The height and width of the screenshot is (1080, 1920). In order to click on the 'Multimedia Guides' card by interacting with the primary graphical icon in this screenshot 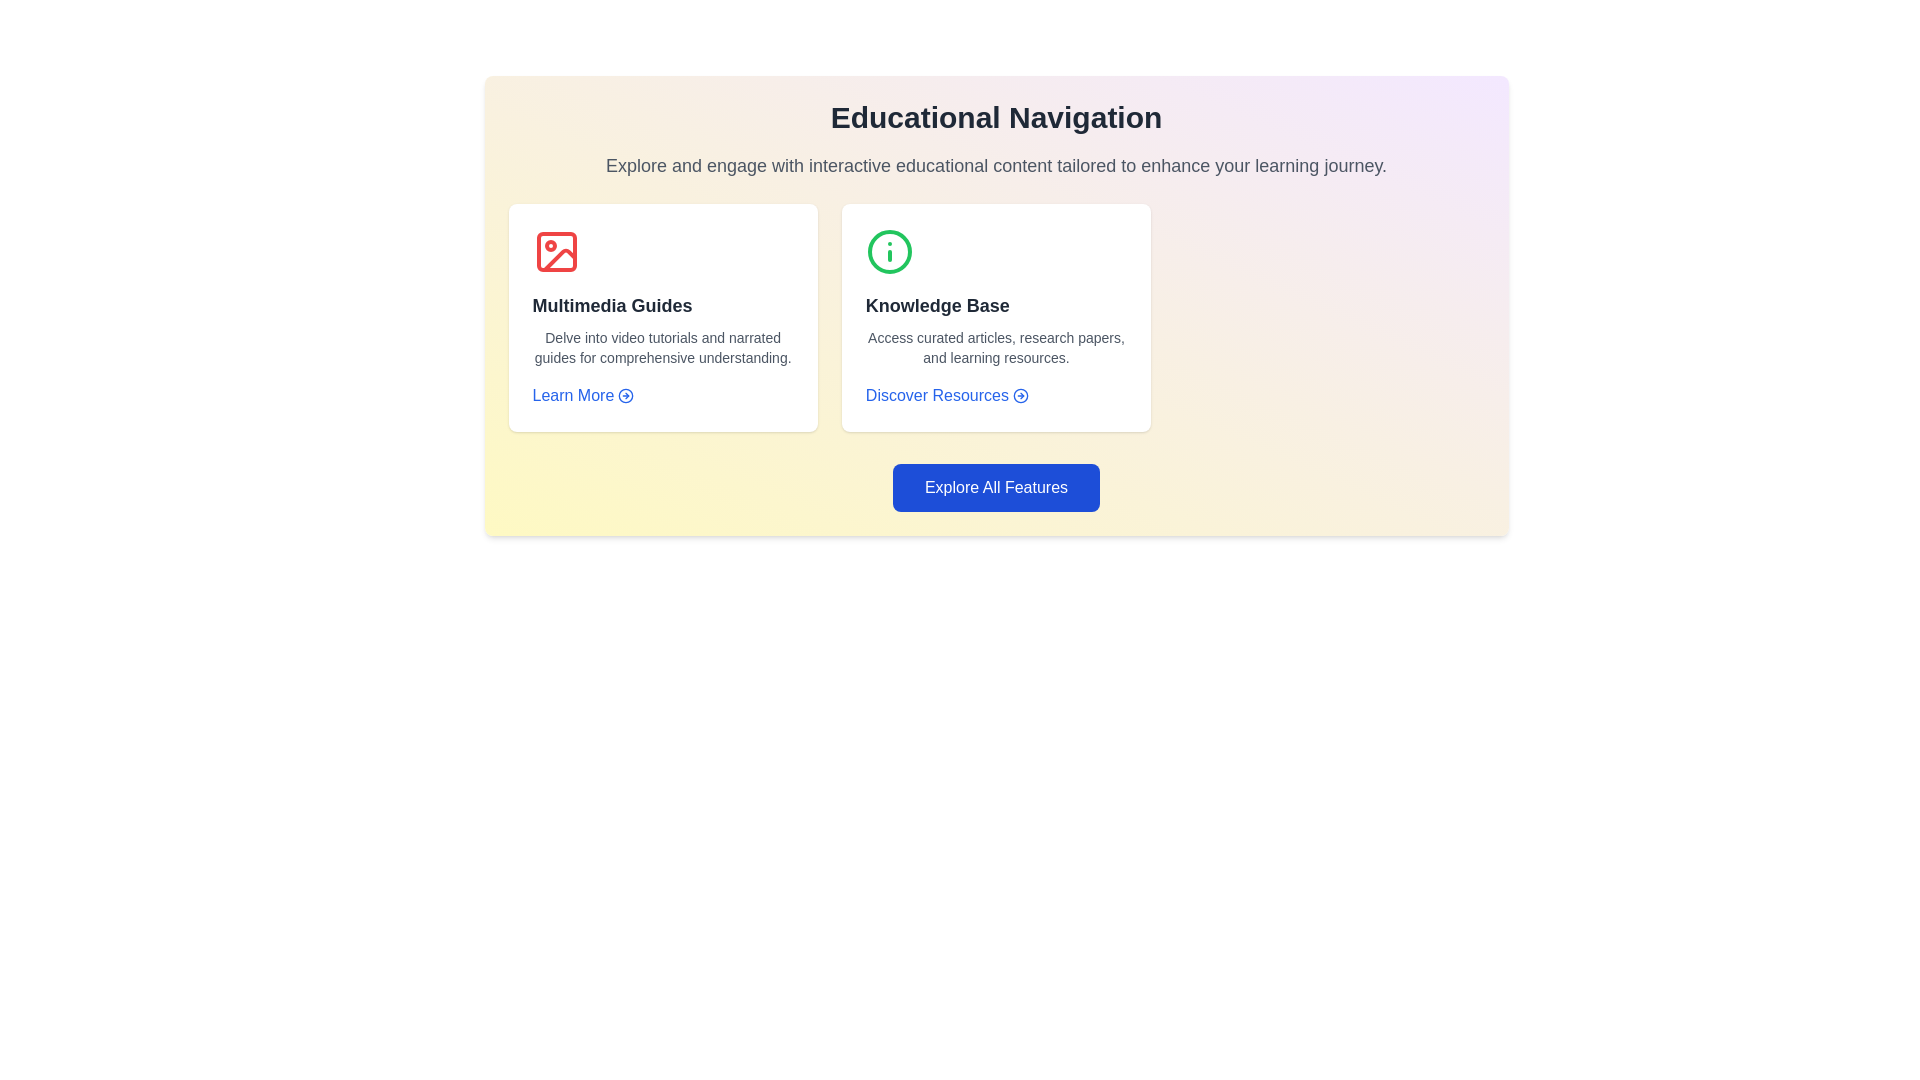, I will do `click(556, 250)`.